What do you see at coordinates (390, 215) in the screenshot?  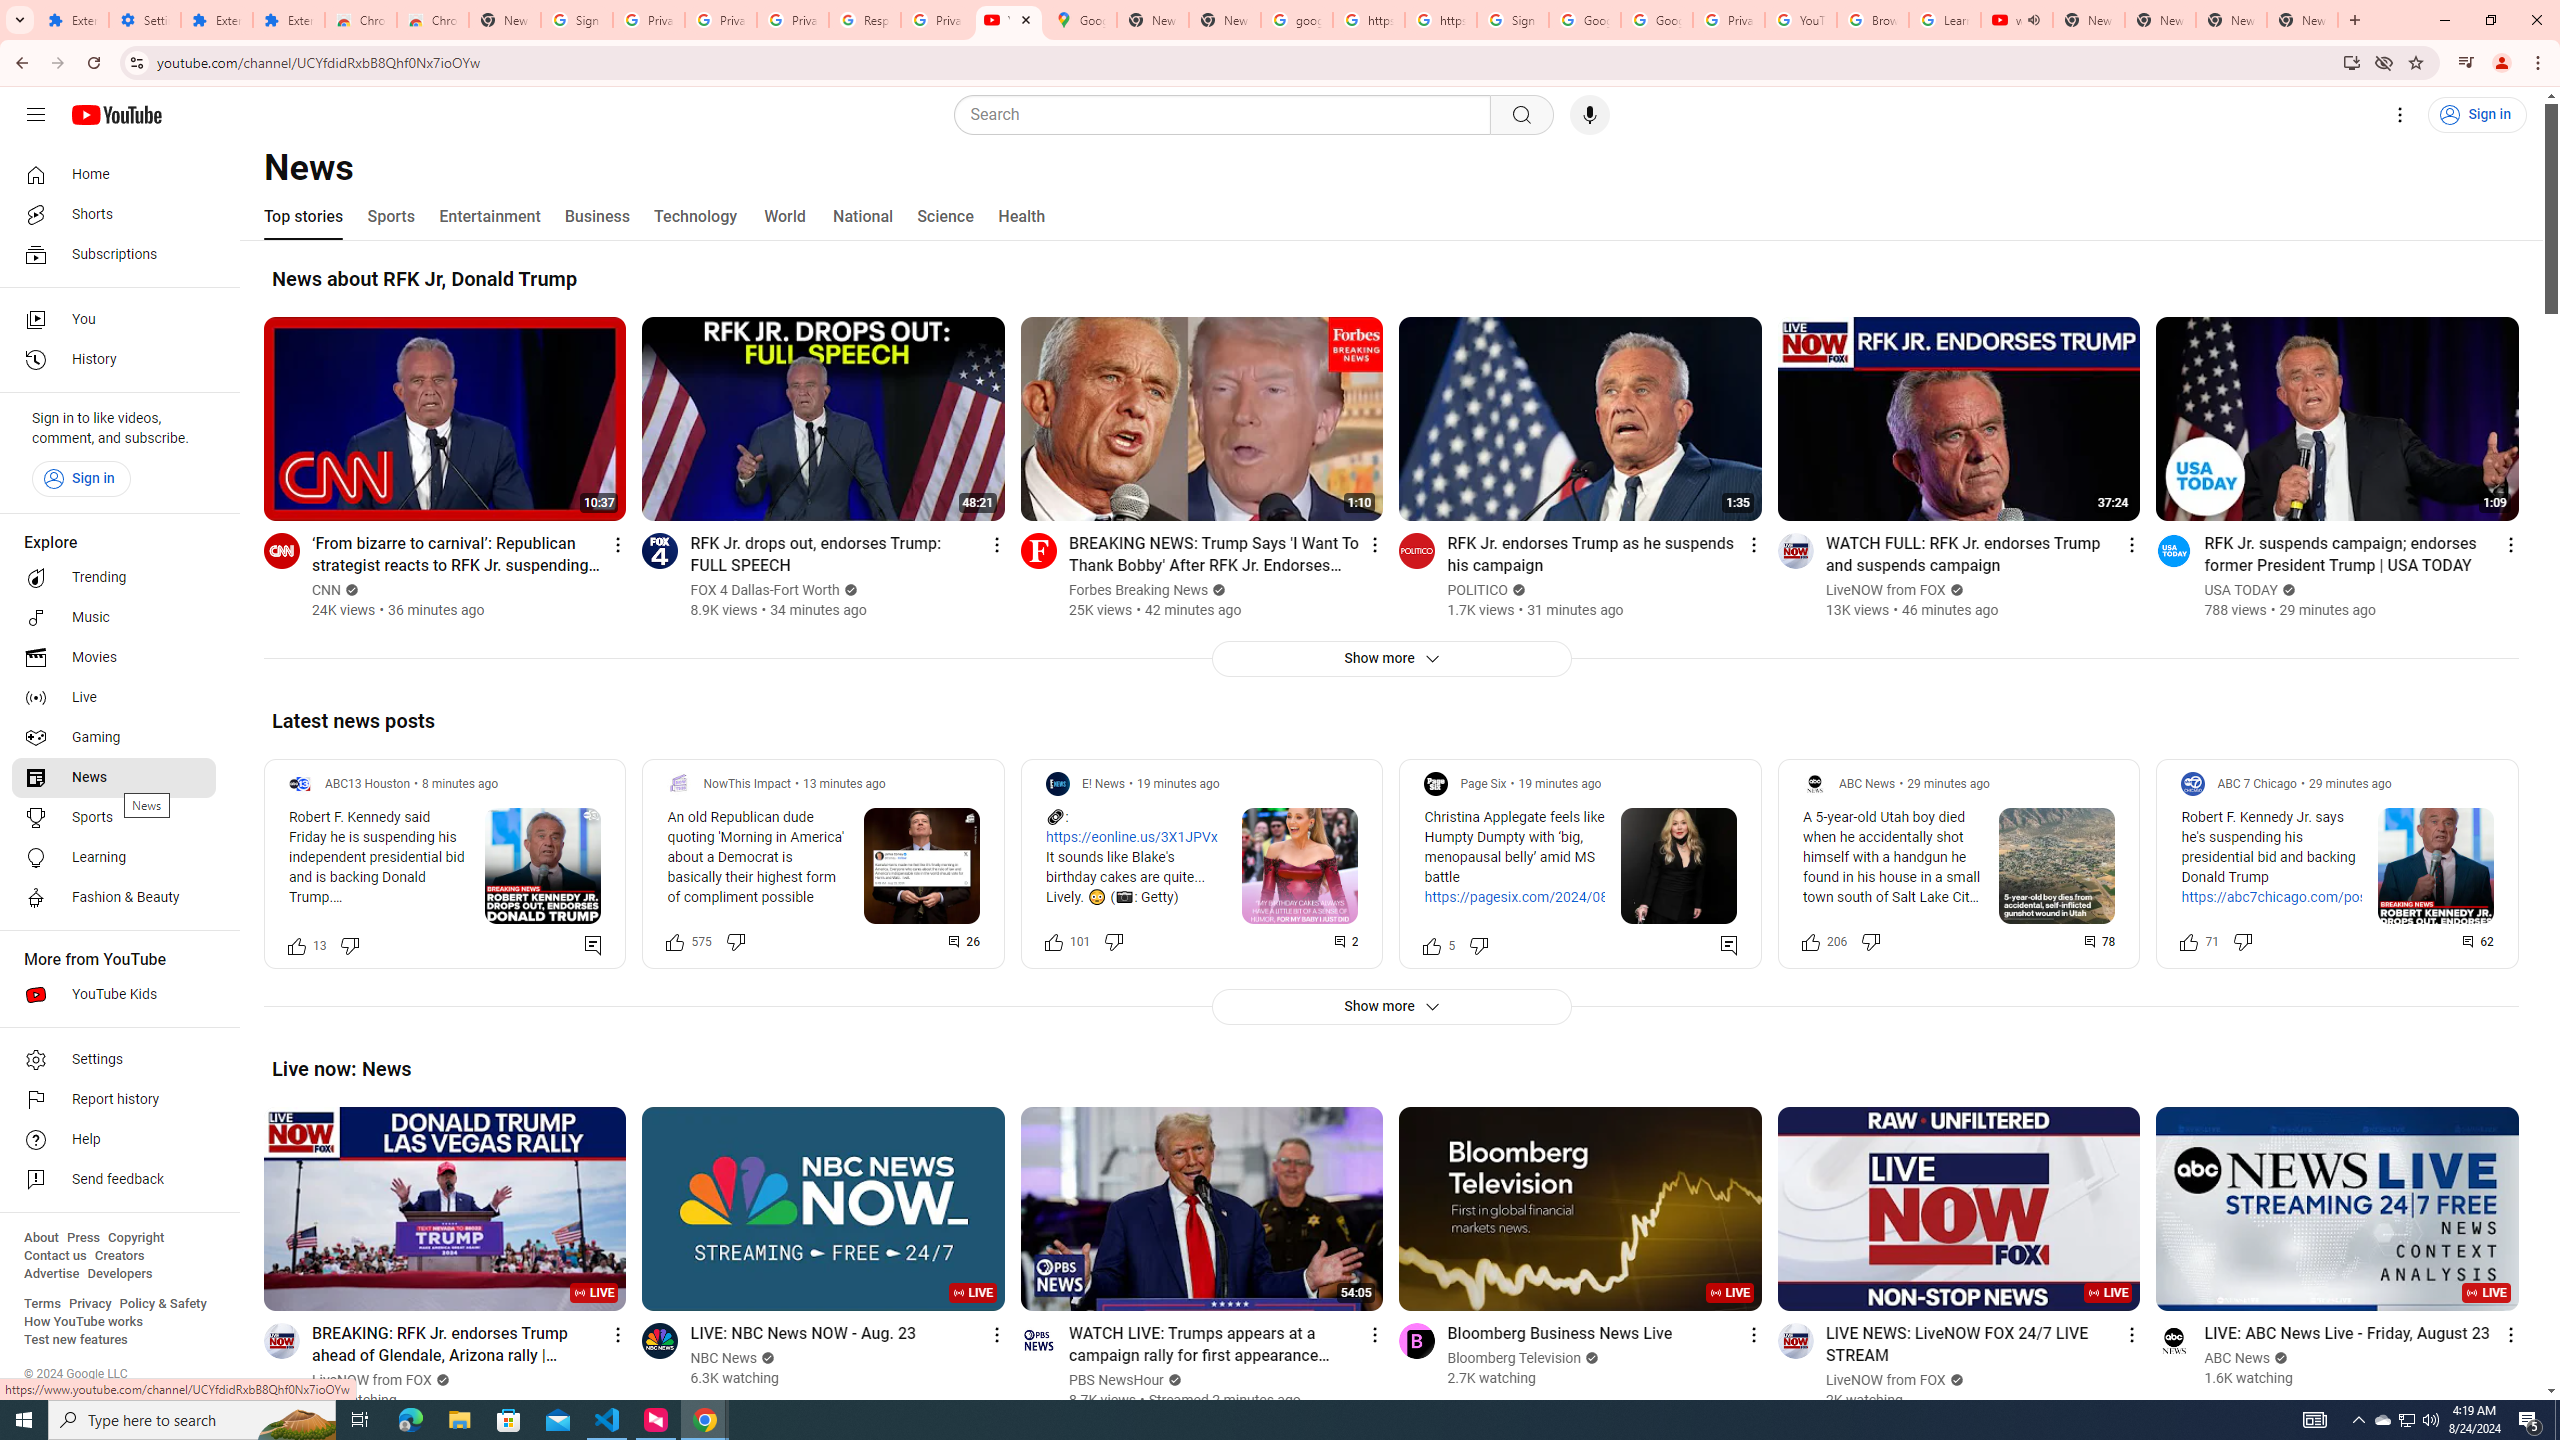 I see `'Sports'` at bounding box center [390, 215].